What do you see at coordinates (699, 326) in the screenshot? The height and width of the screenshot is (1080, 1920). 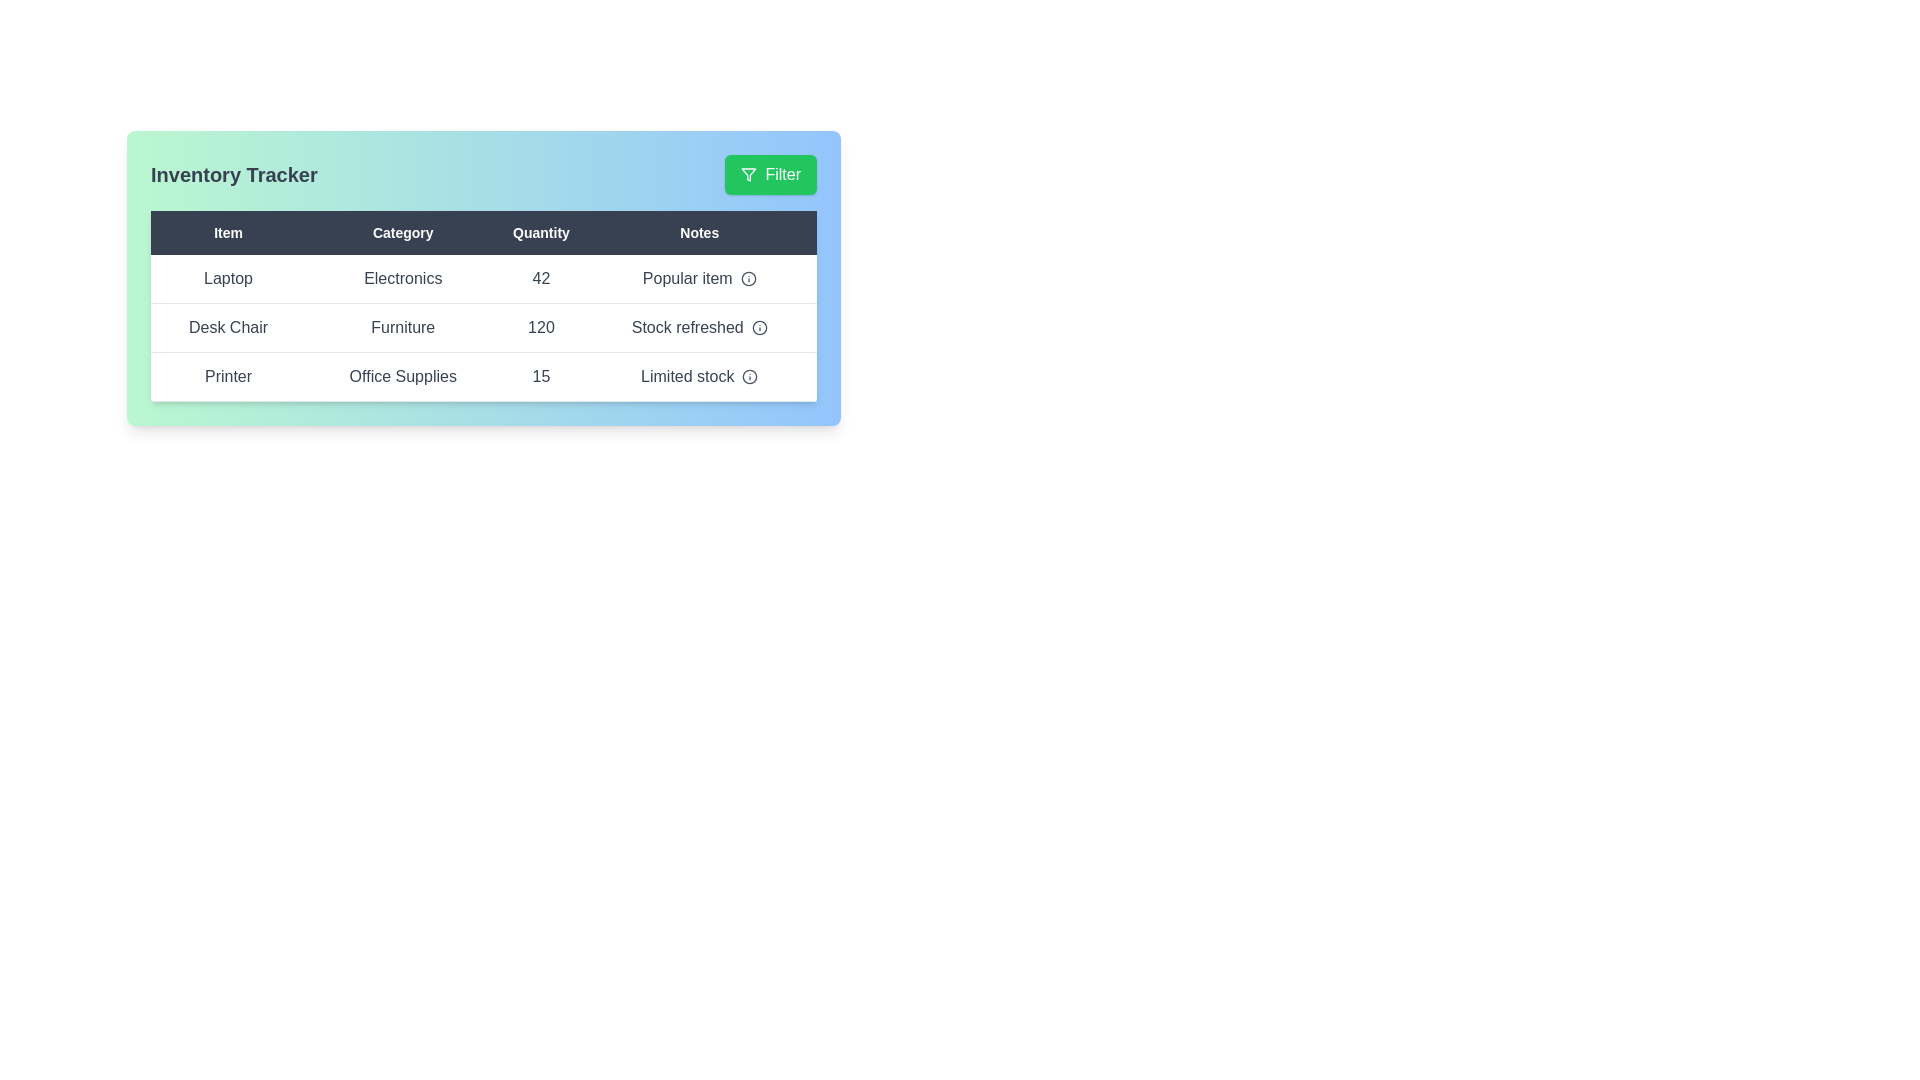 I see `the 'Notes' column entry for Stock refreshed to view additional details` at bounding box center [699, 326].